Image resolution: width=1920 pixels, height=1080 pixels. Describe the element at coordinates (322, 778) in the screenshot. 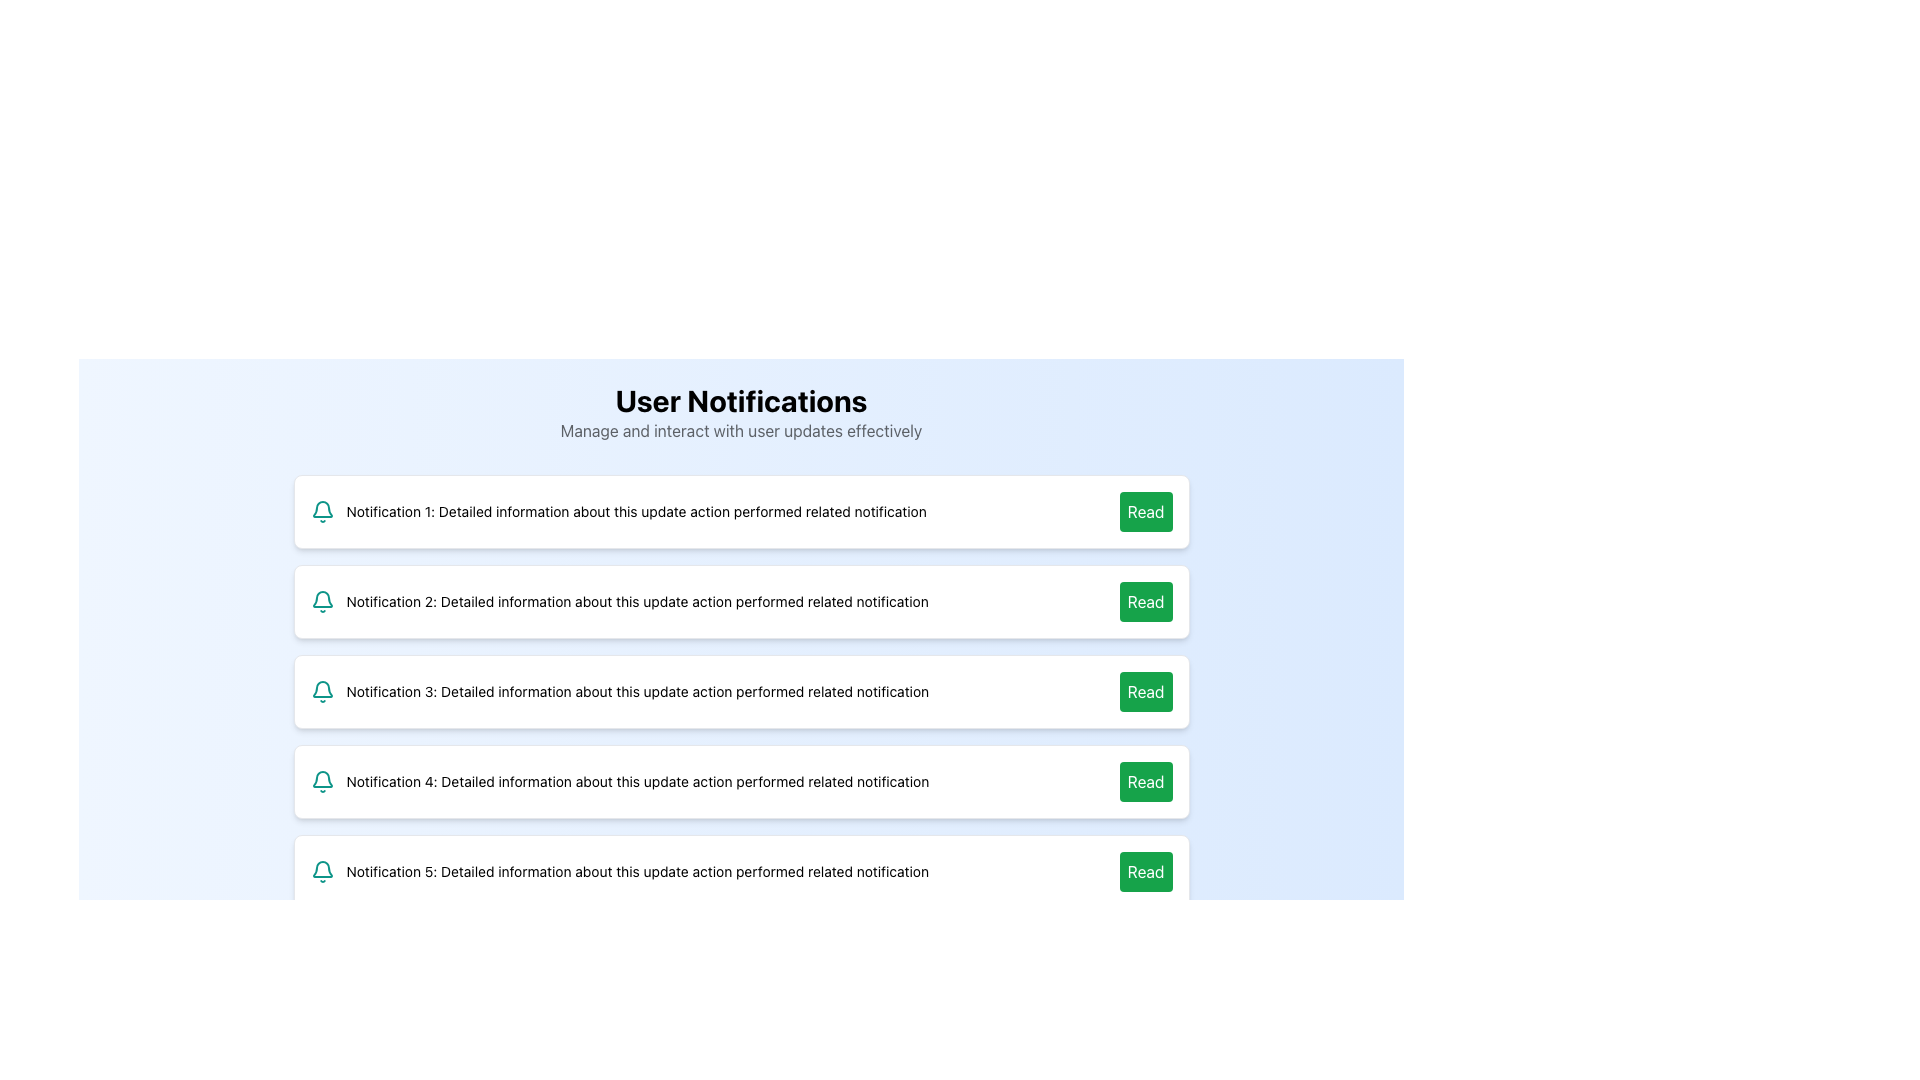

I see `the notification bell icon, which is a teal-colored SVG located near the top-left corner of the notification items section` at that location.